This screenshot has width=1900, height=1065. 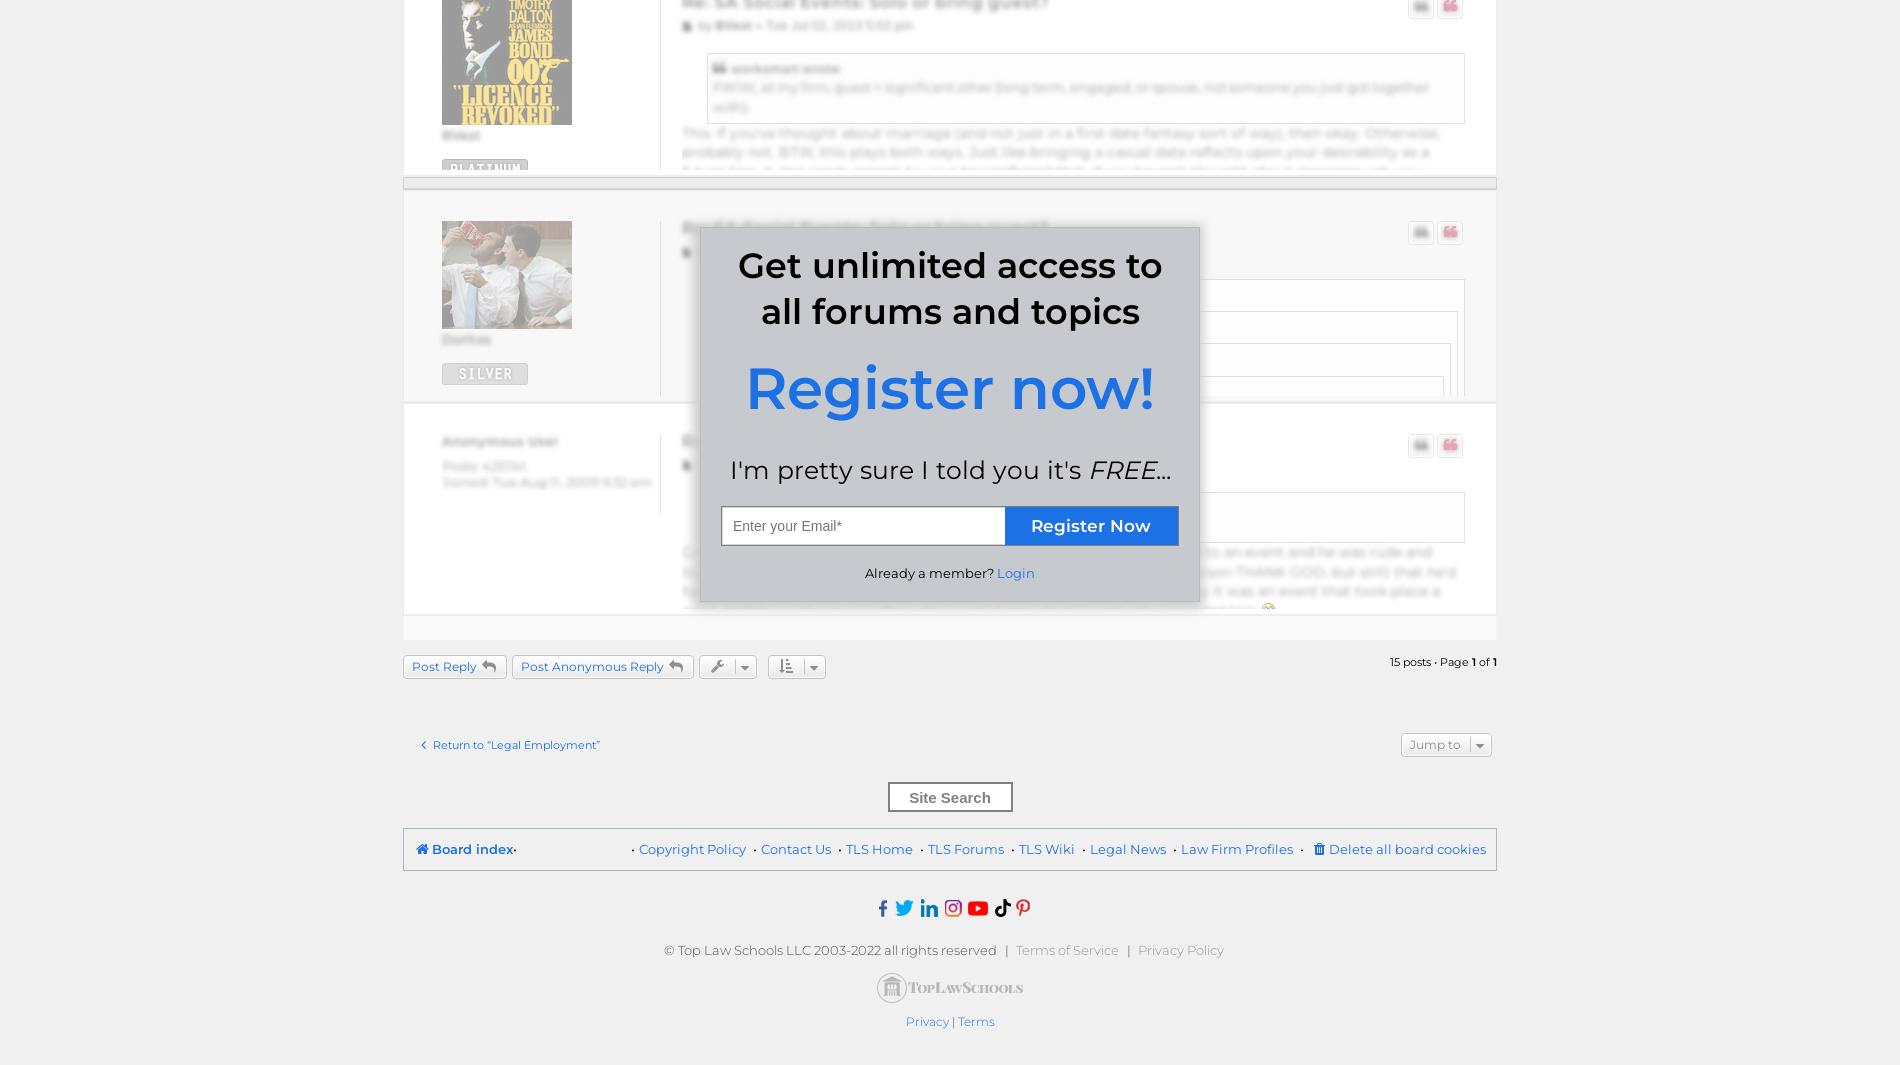 What do you see at coordinates (784, 66) in the screenshot?
I see `'worksmart wrote:'` at bounding box center [784, 66].